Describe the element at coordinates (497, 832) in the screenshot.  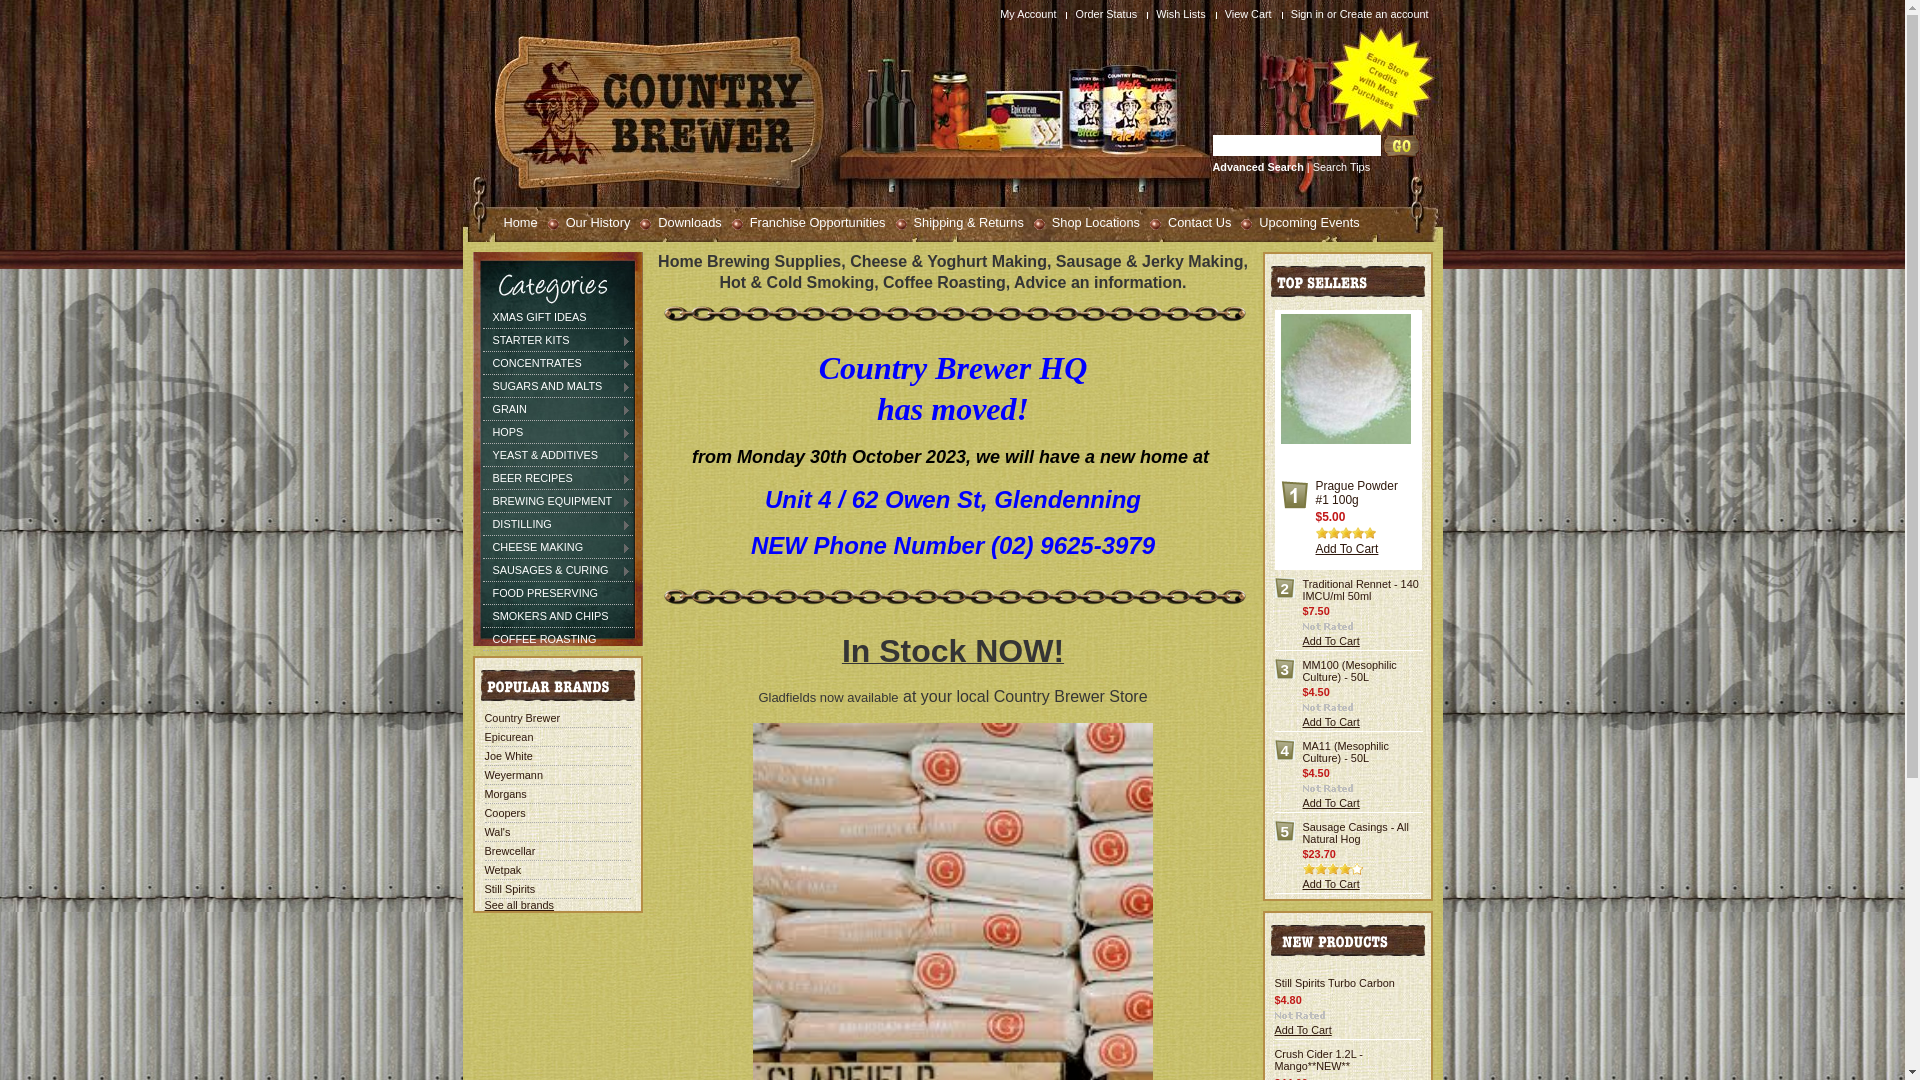
I see `'Wal's'` at that location.